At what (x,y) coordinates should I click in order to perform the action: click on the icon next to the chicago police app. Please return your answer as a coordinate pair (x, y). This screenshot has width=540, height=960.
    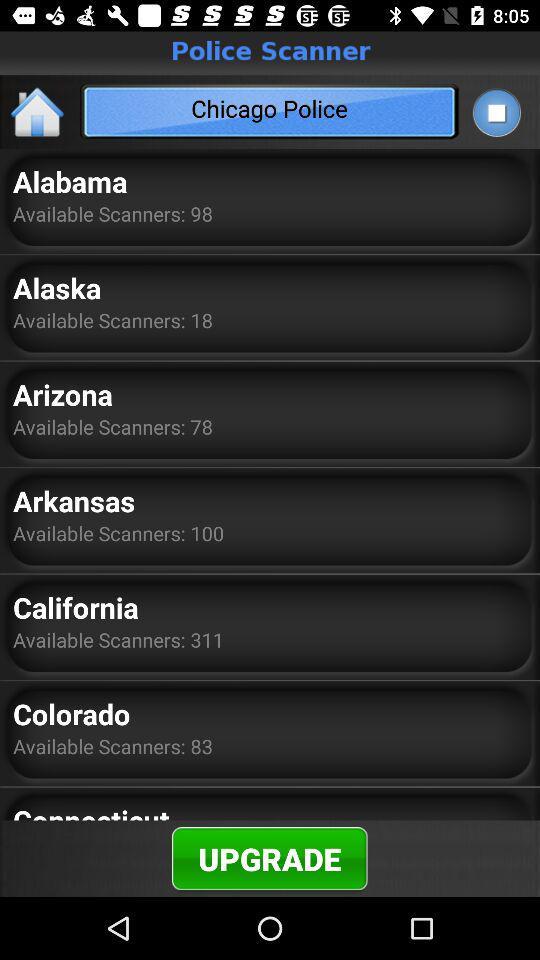
    Looking at the image, I should click on (38, 111).